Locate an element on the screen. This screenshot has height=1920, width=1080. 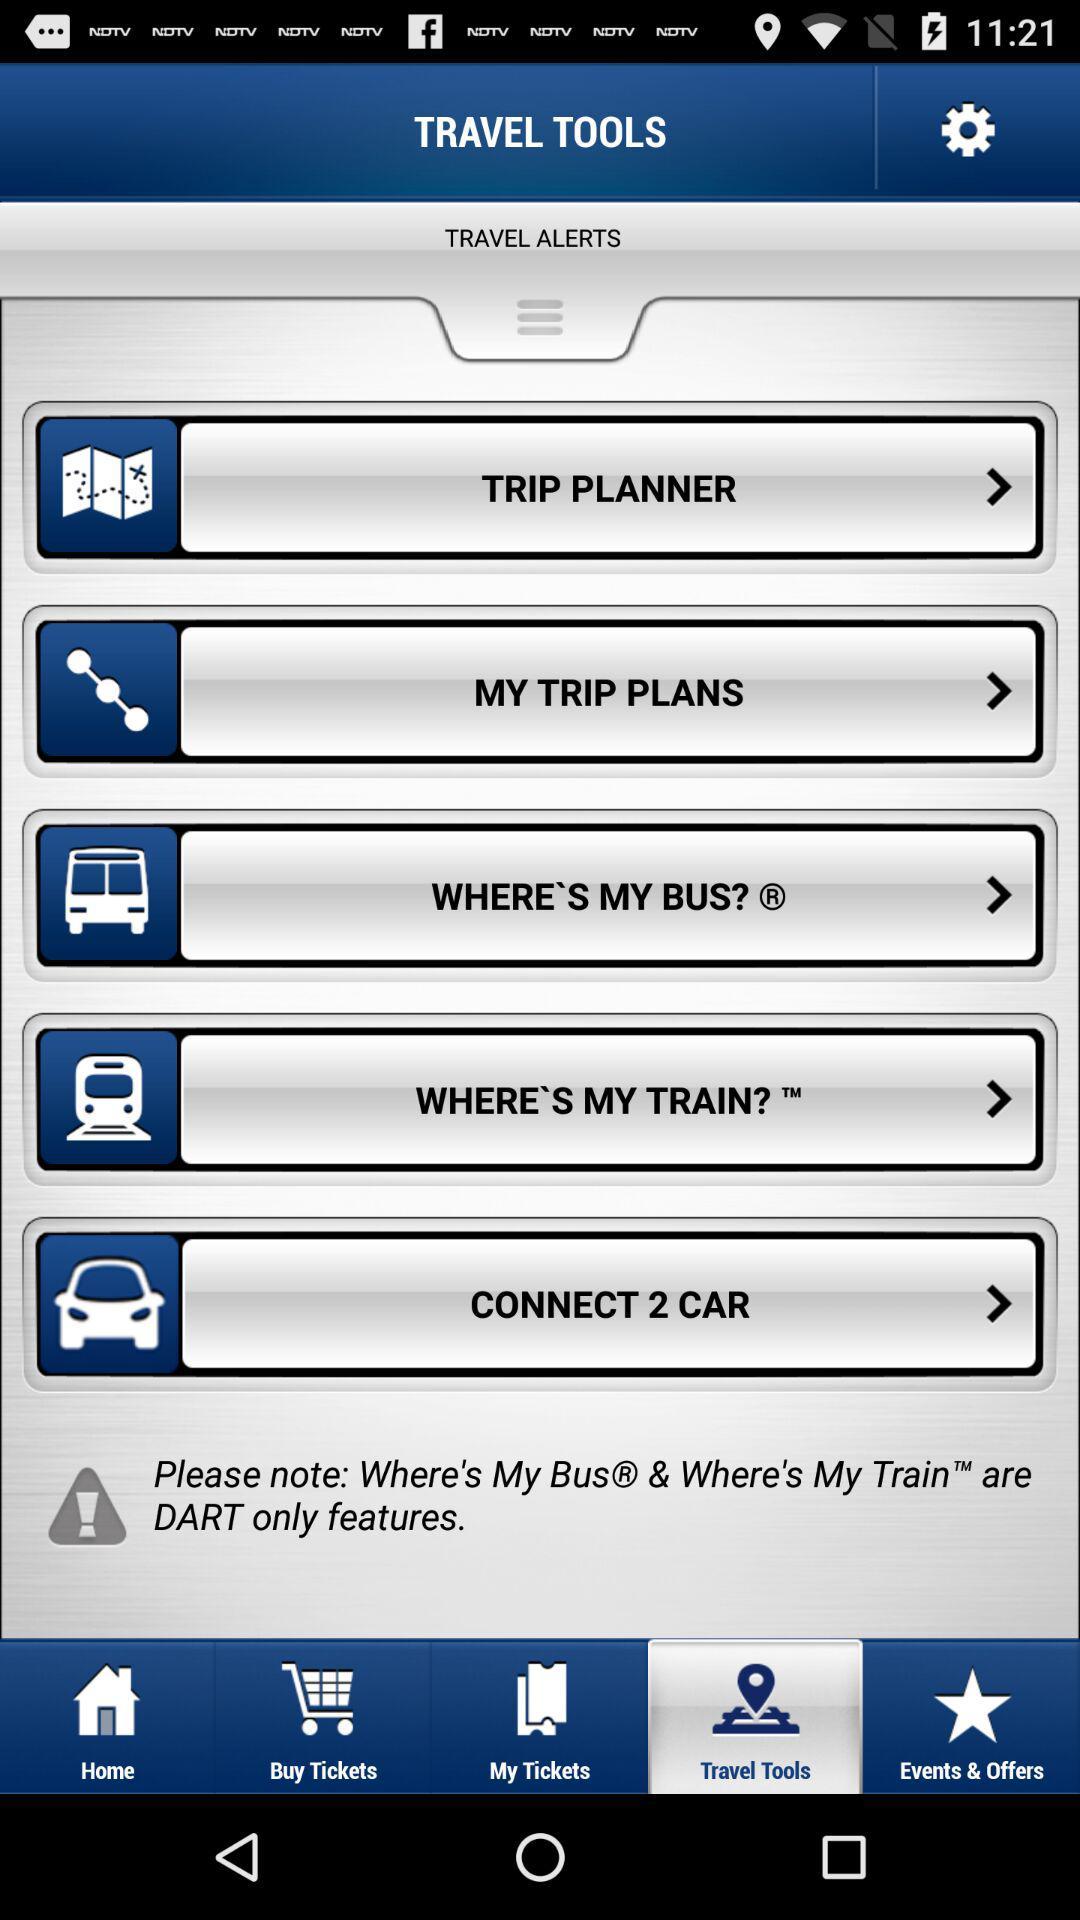
settings is located at coordinates (964, 129).